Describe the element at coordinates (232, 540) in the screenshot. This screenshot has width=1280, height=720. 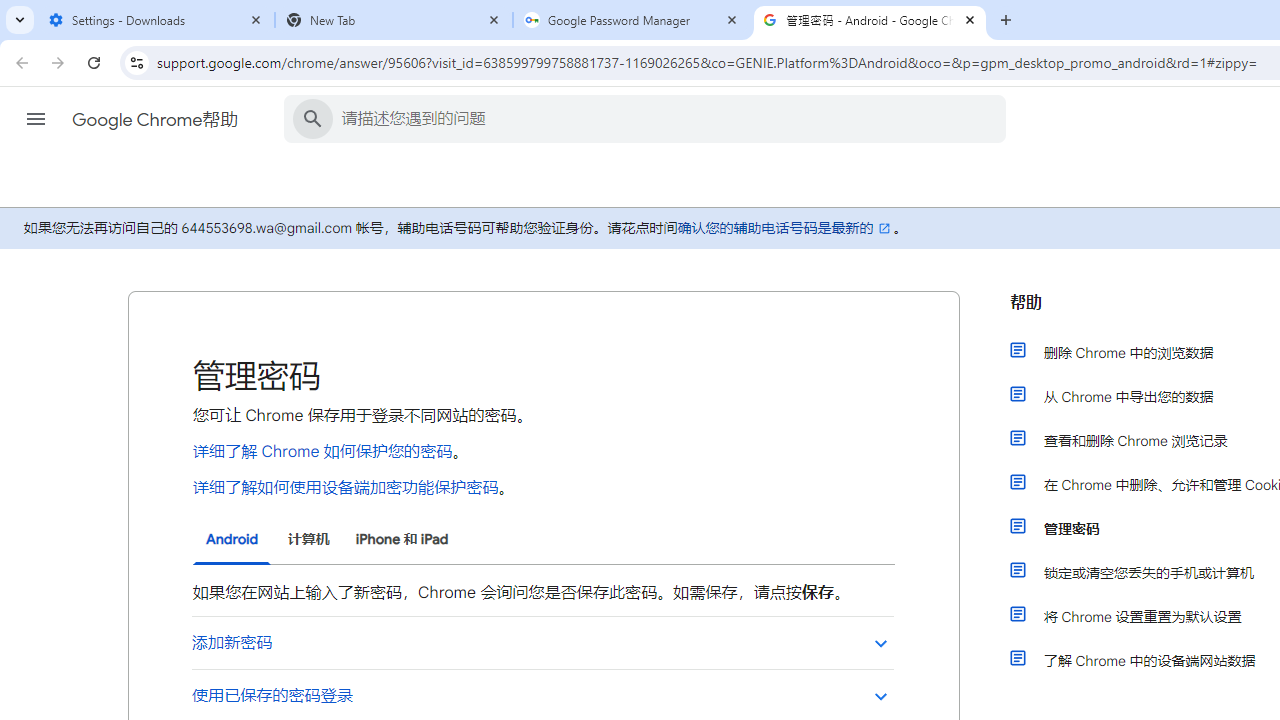
I see `'Android'` at that location.